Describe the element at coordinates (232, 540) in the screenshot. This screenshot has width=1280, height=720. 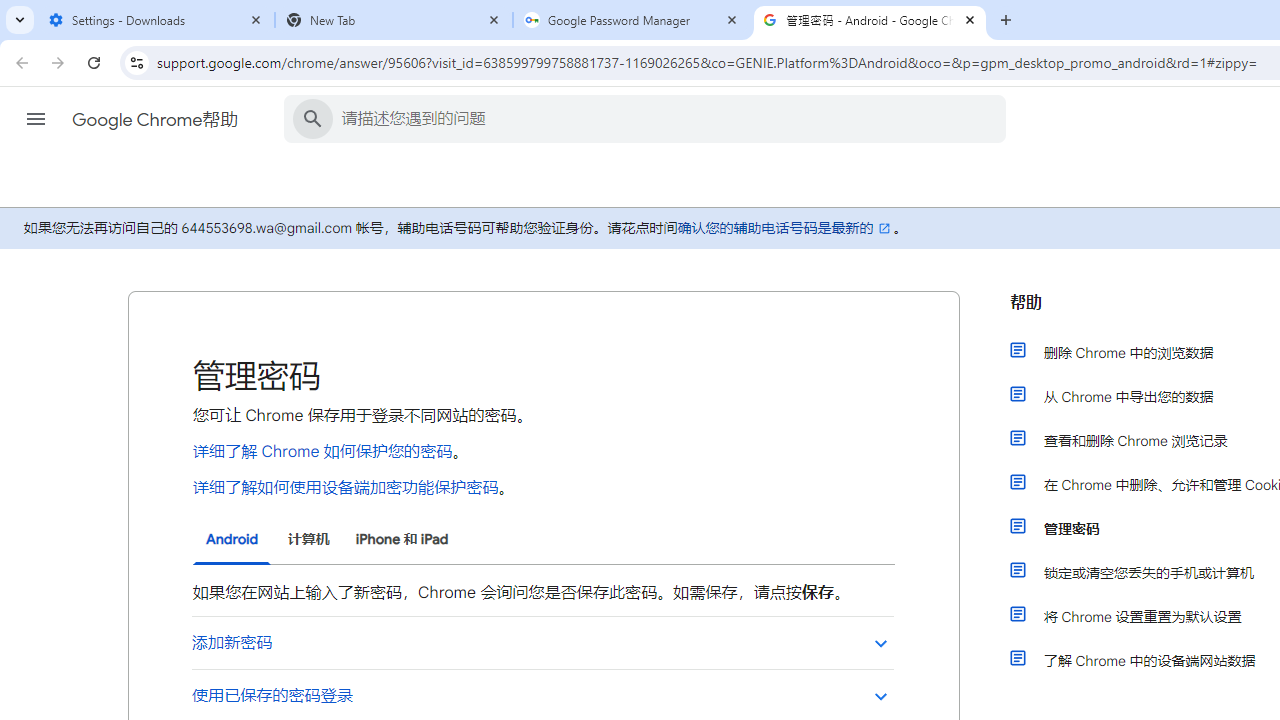
I see `'Android'` at that location.